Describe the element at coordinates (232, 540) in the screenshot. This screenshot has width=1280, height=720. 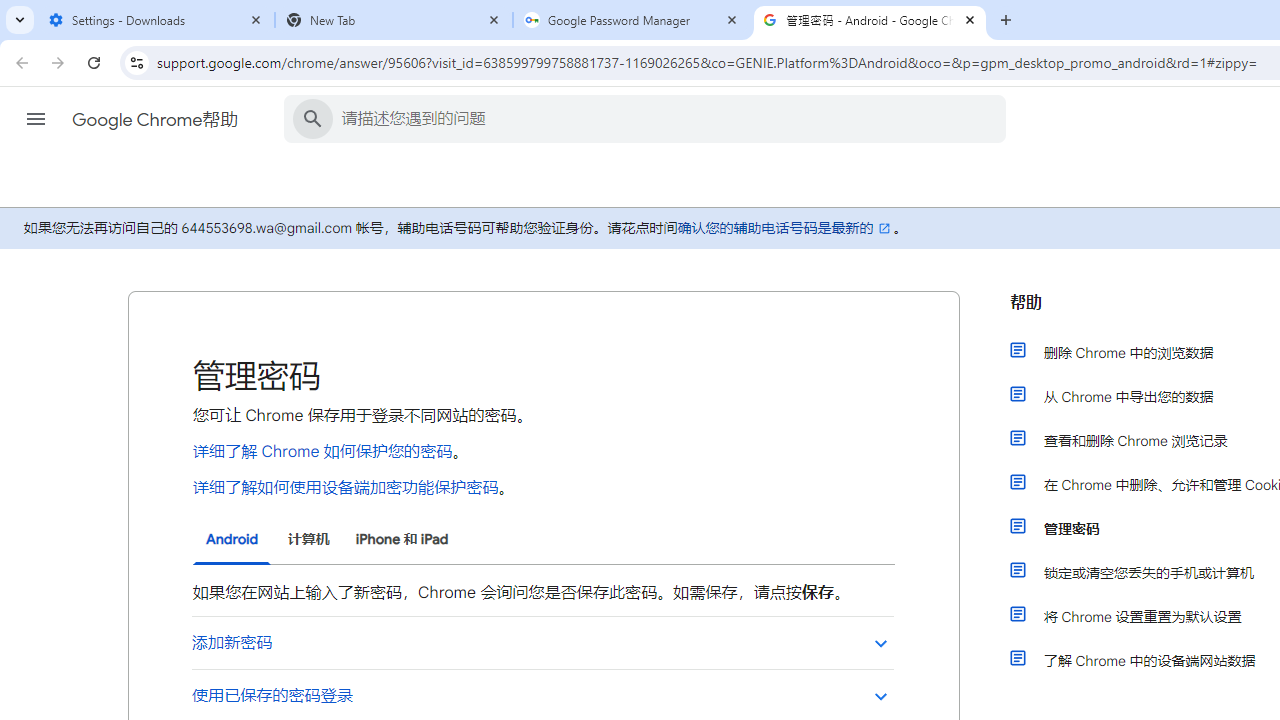
I see `'Android'` at that location.